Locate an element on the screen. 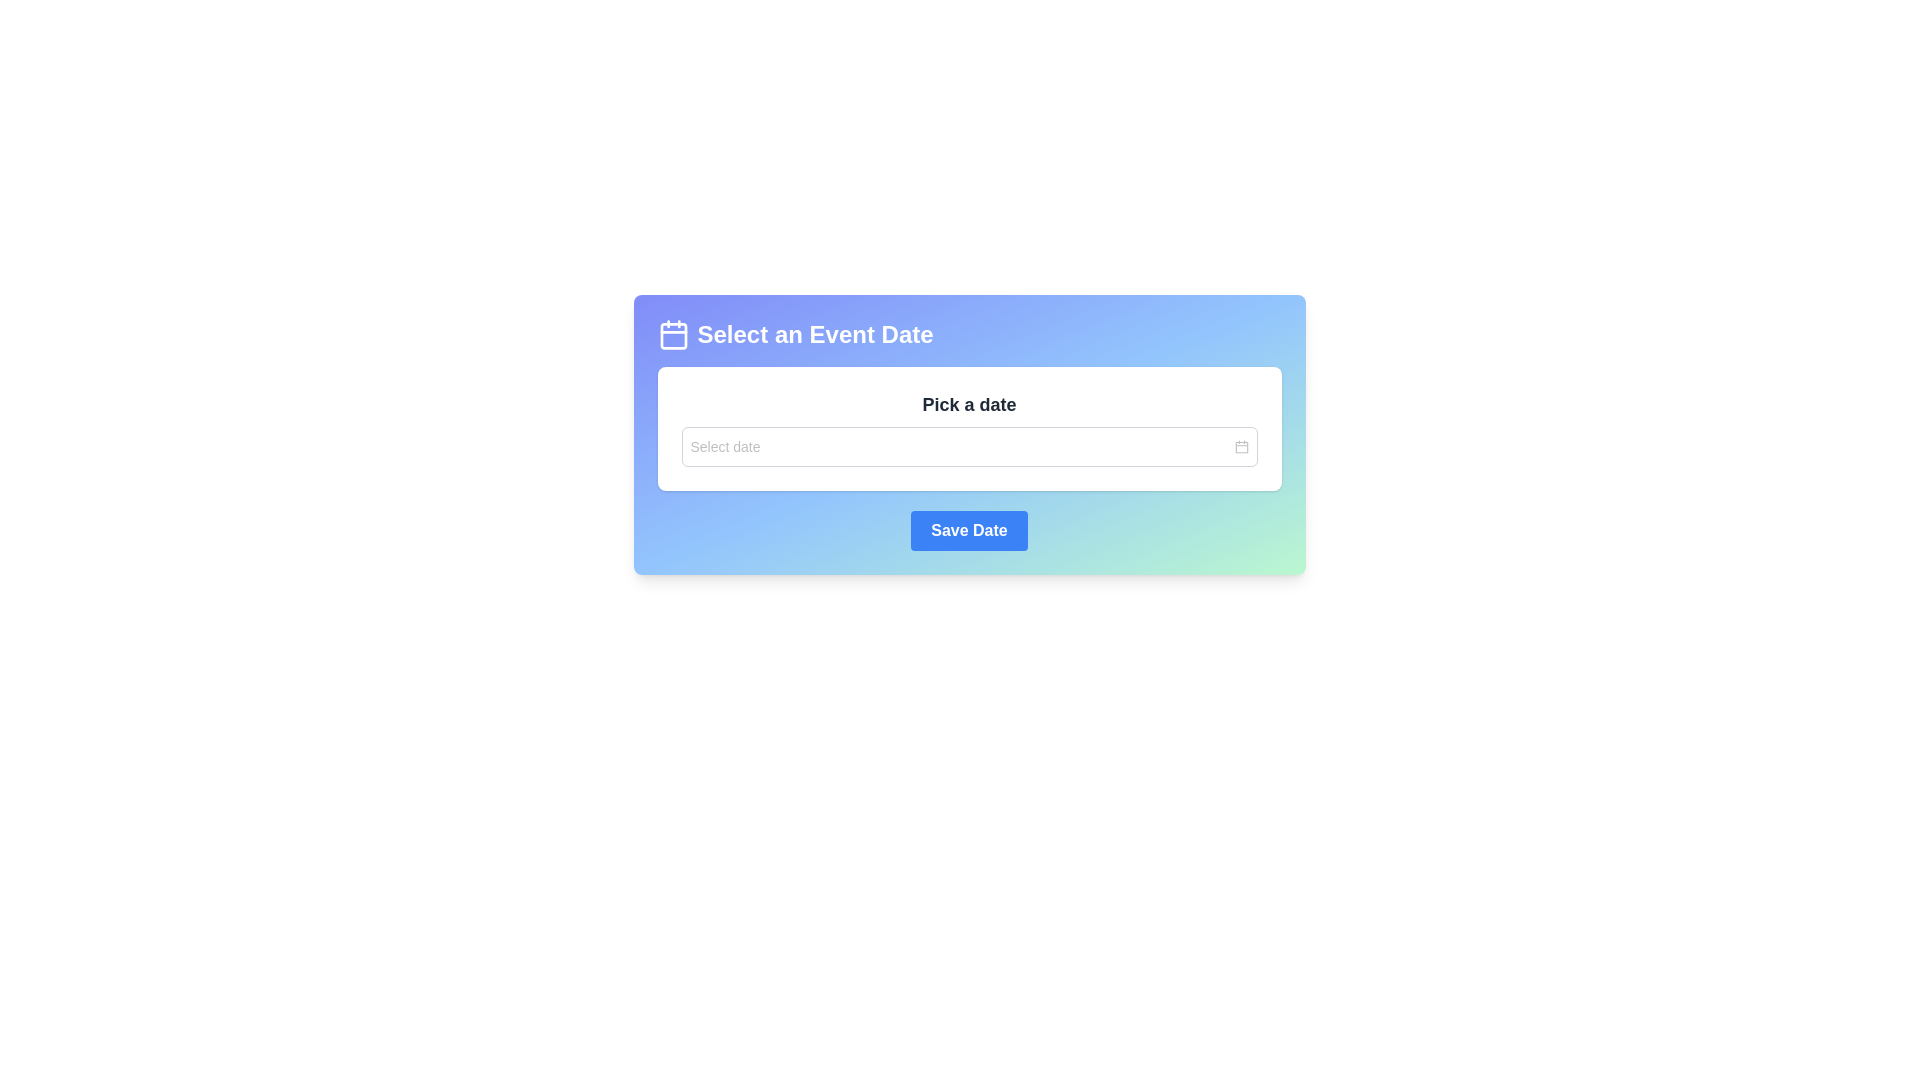 Image resolution: width=1920 pixels, height=1080 pixels. the calendar icon located at the right end of the pick-a-date input field is located at coordinates (1240, 446).